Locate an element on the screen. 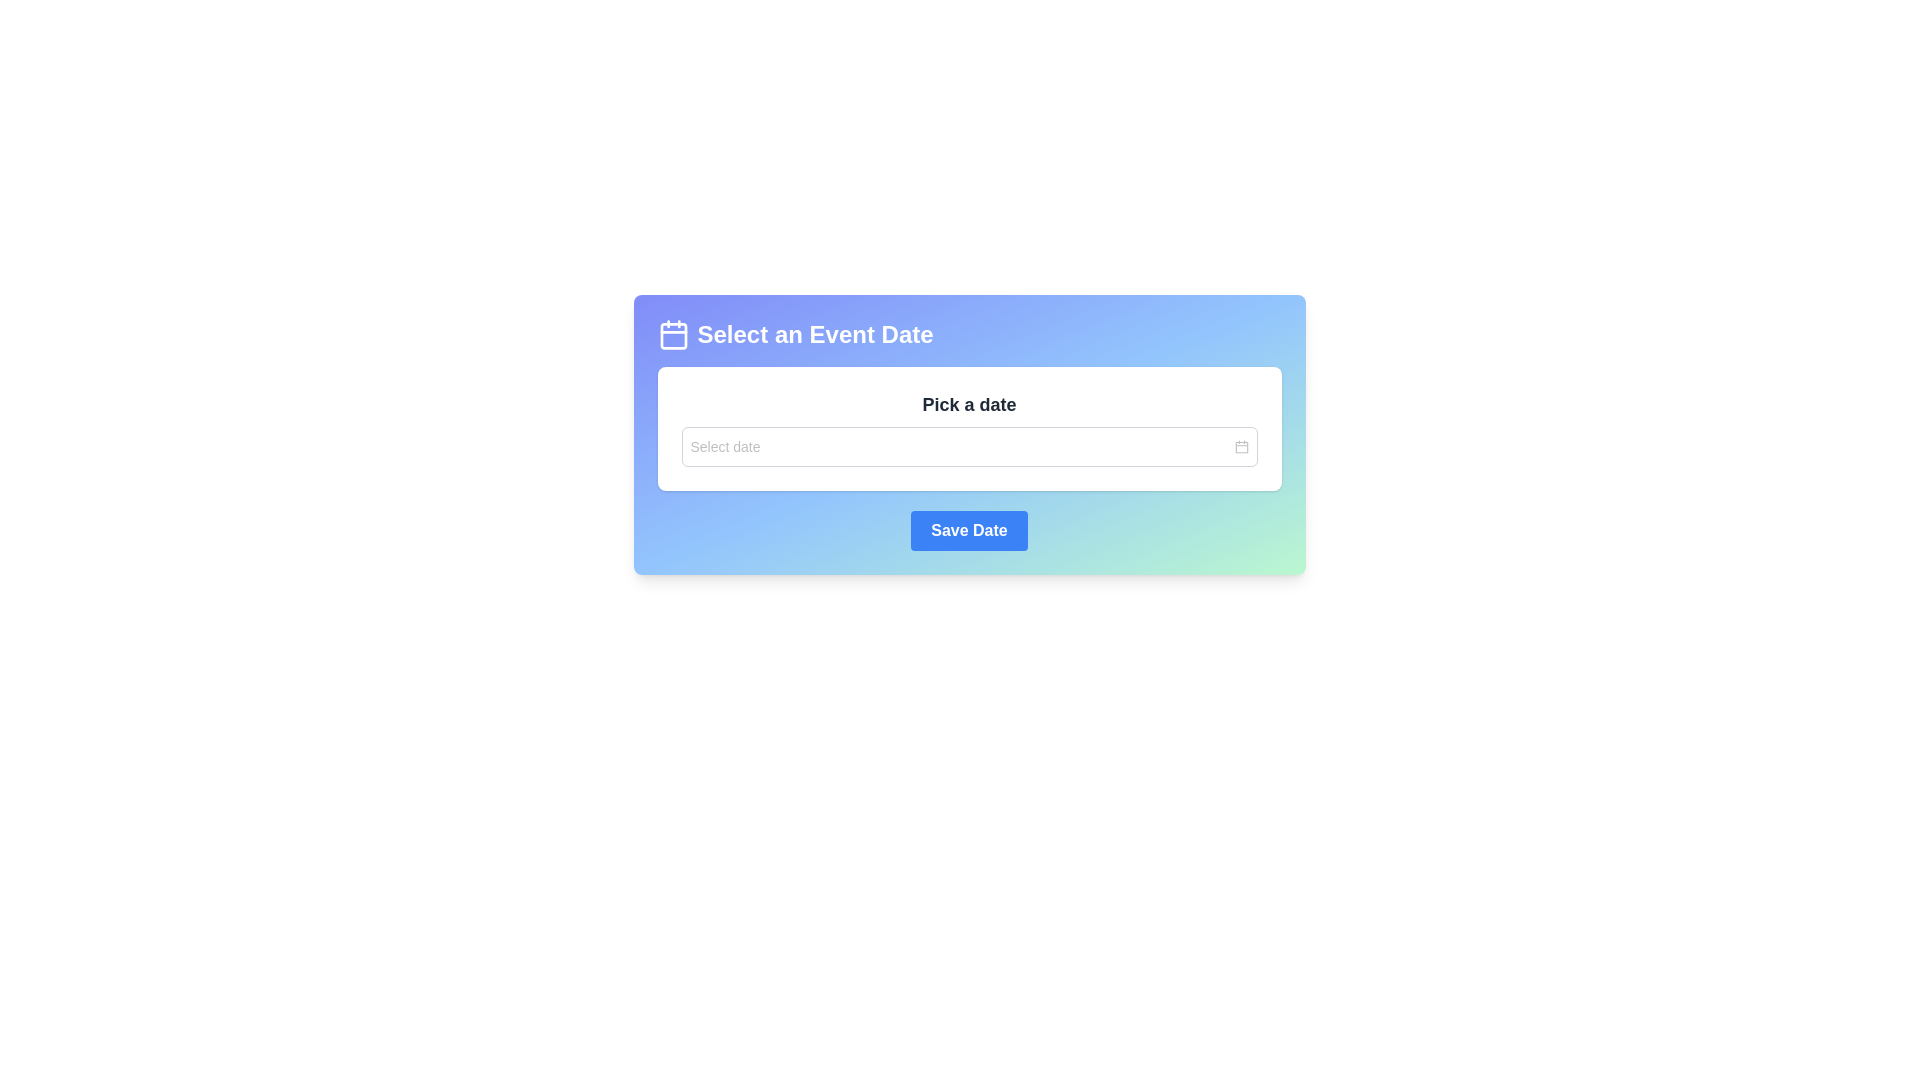 Image resolution: width=1920 pixels, height=1080 pixels. the calendar icon located at the right end of the pick-a-date input field is located at coordinates (1240, 446).